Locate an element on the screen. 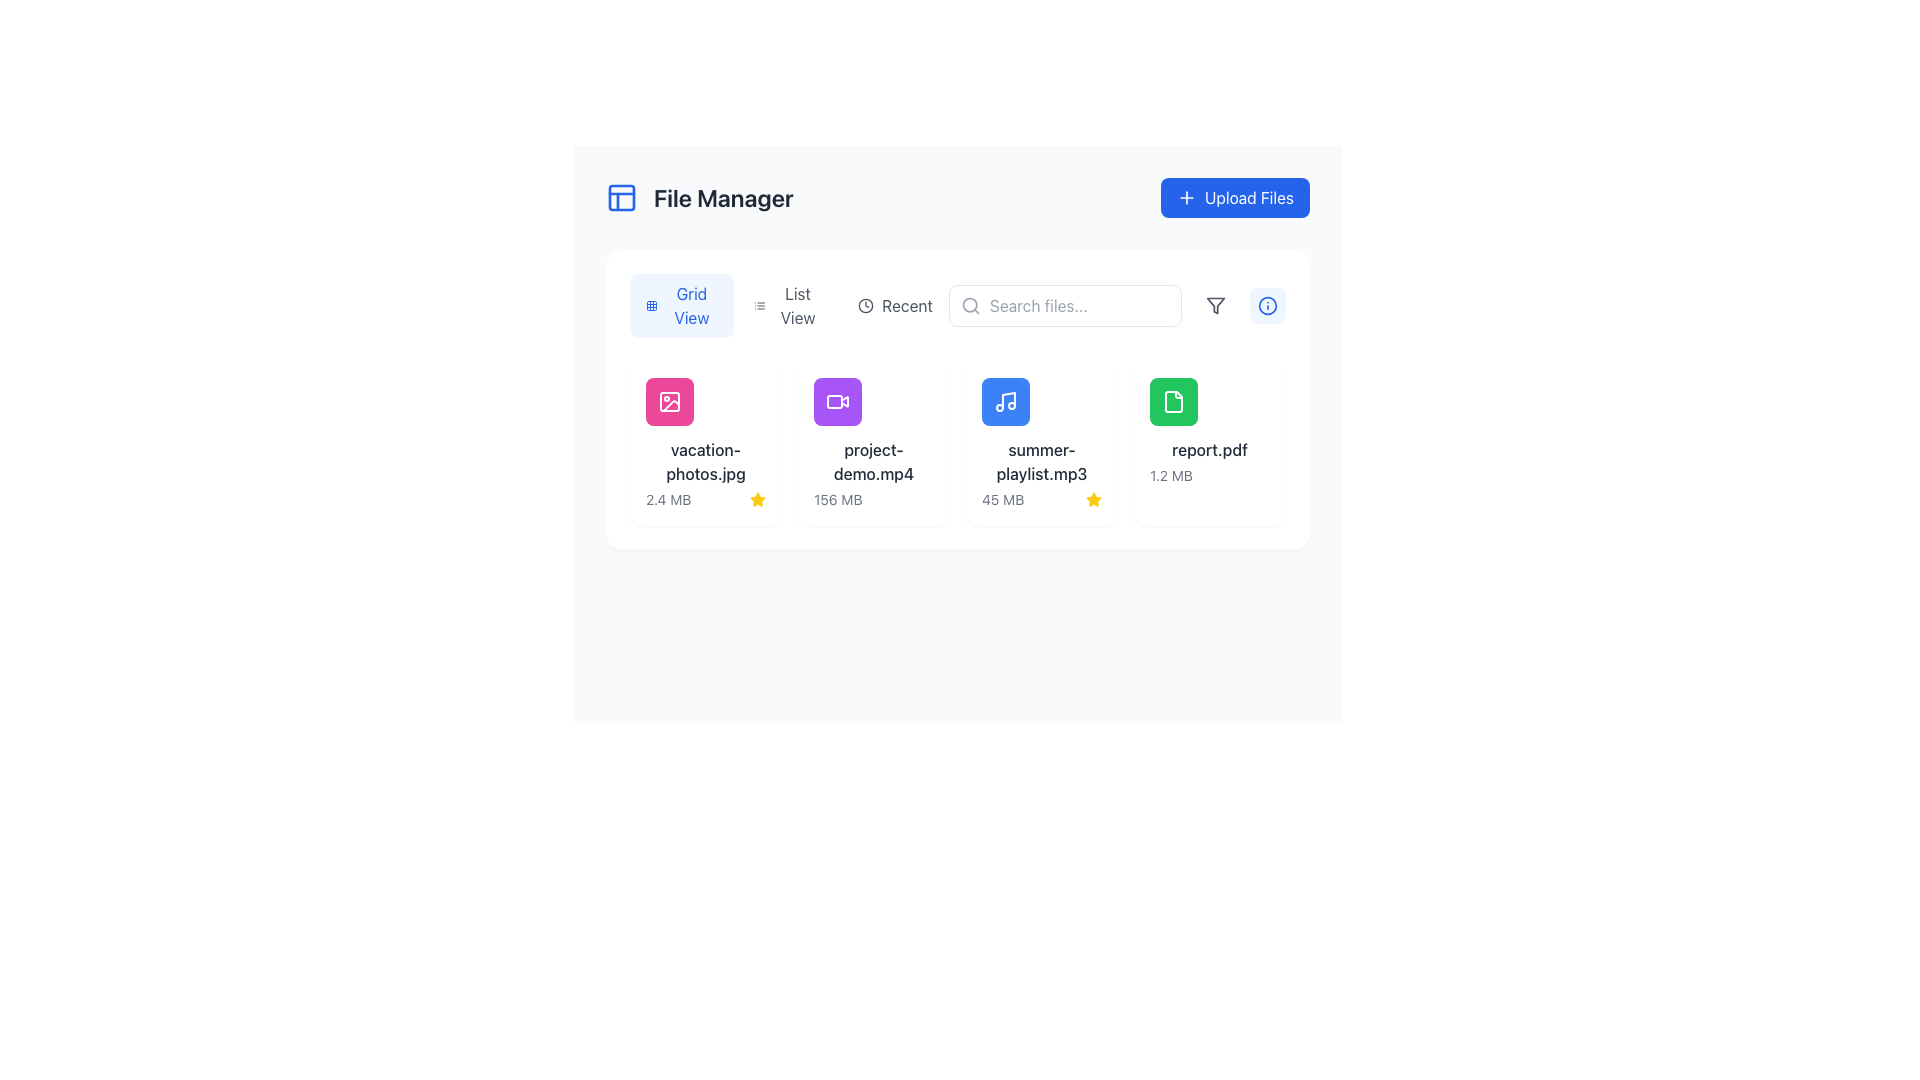 The width and height of the screenshot is (1920, 1080). the file icons within the central file management display interface is located at coordinates (957, 363).